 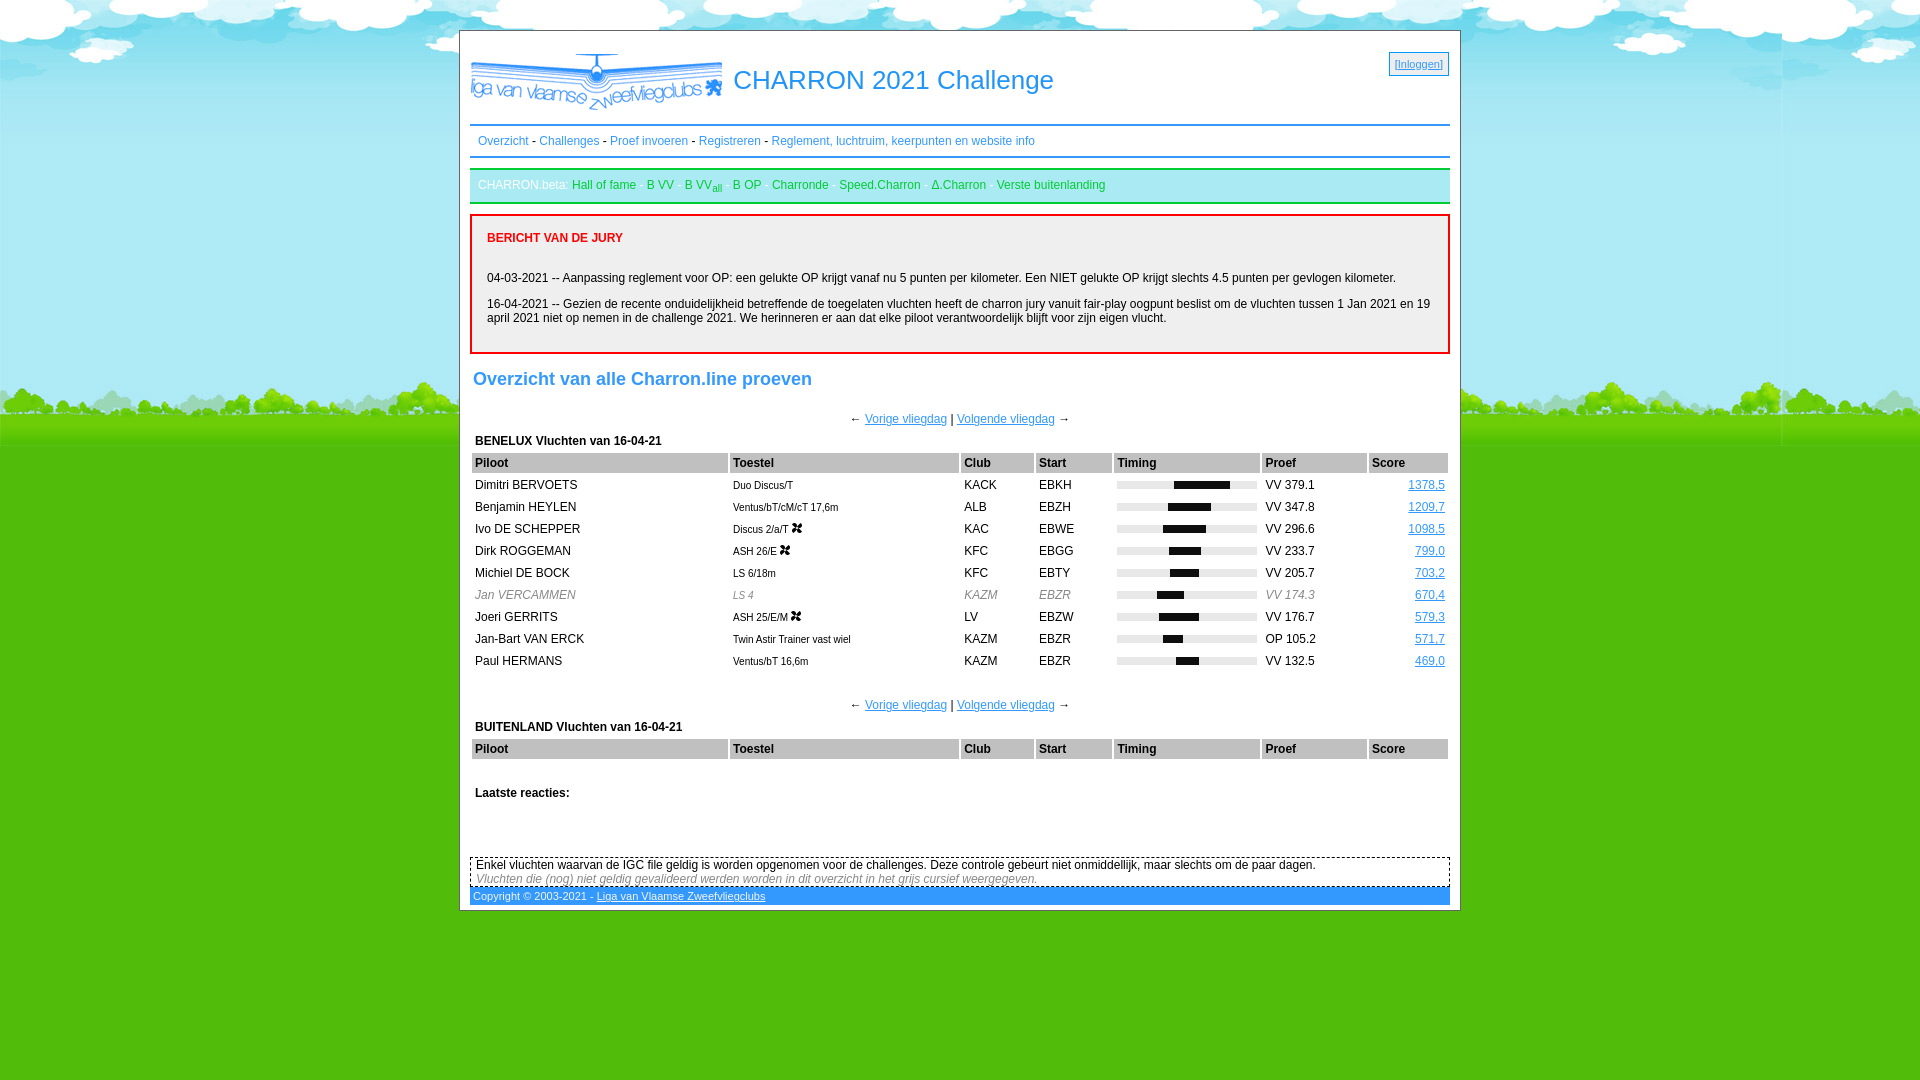 What do you see at coordinates (1006, 704) in the screenshot?
I see `'Volgende vliegdag'` at bounding box center [1006, 704].